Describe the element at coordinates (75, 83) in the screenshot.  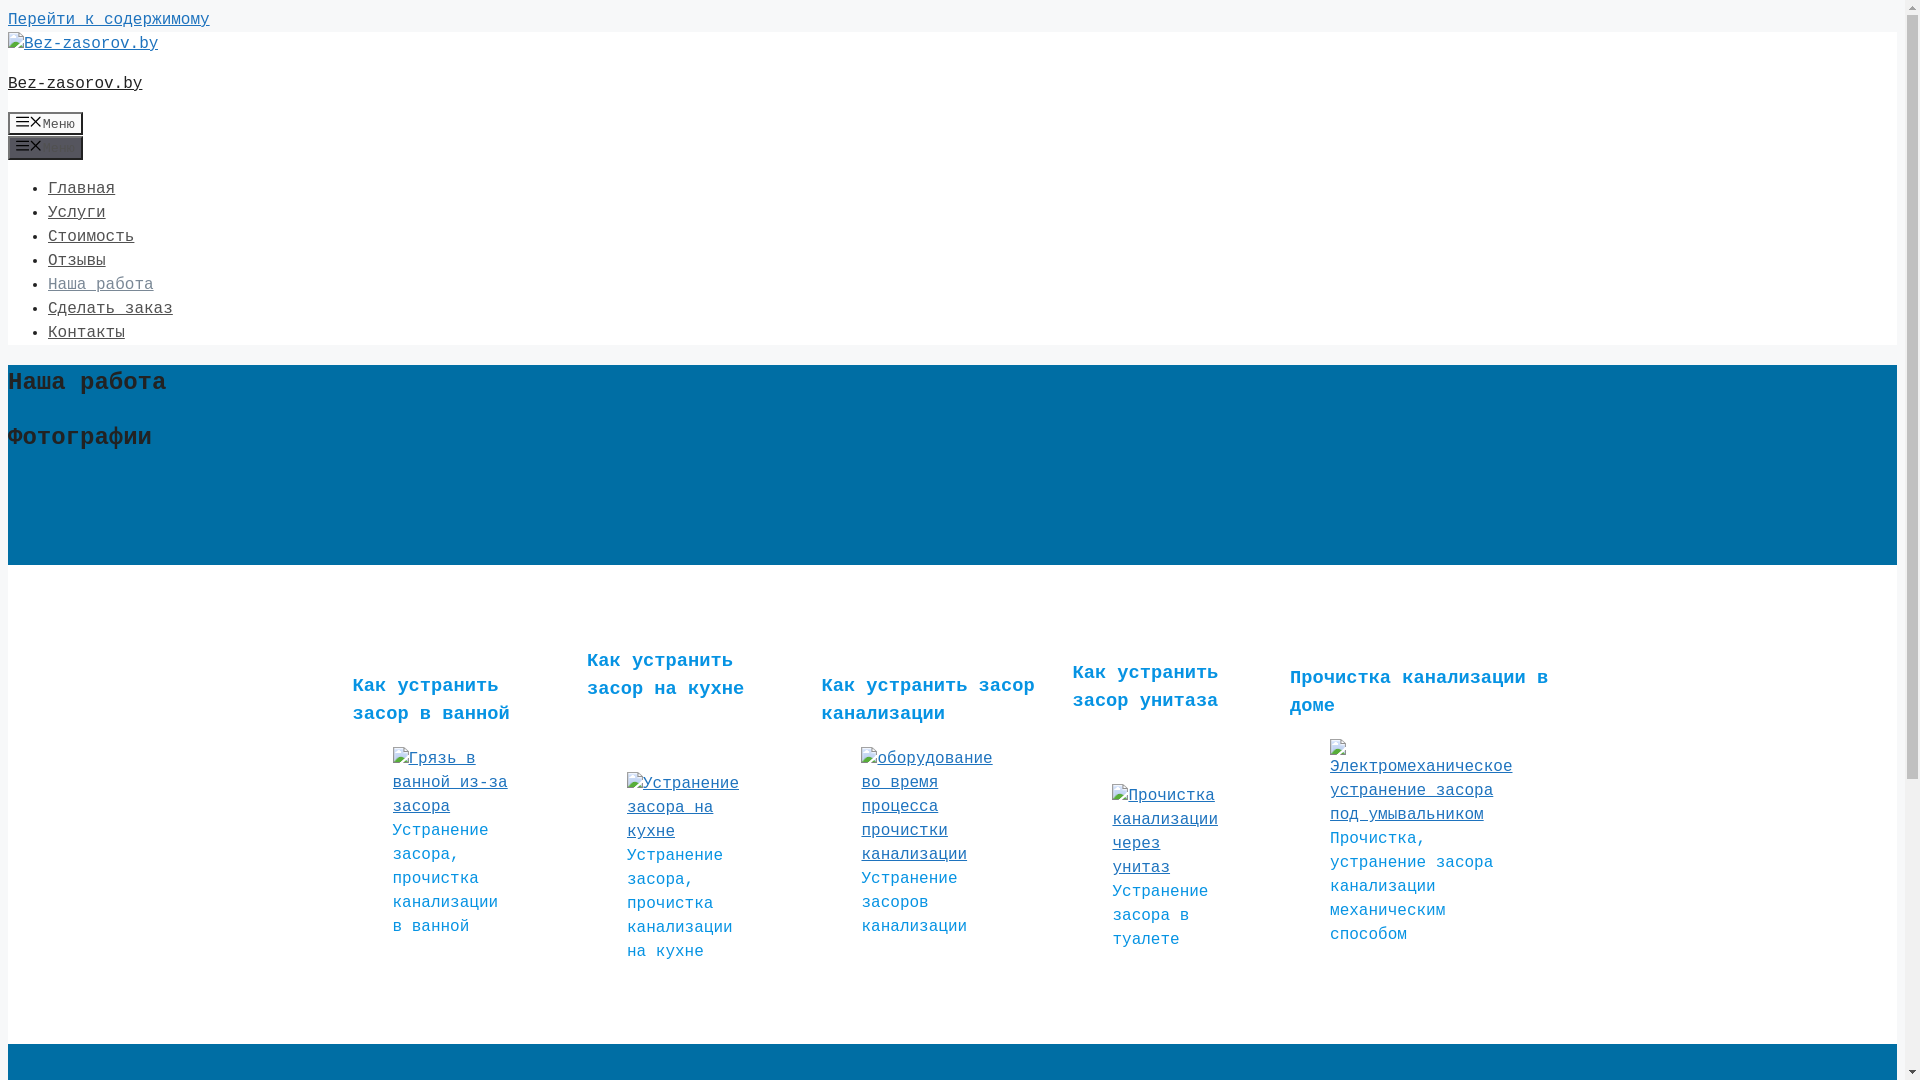
I see `'Bez-zasorov.by'` at that location.